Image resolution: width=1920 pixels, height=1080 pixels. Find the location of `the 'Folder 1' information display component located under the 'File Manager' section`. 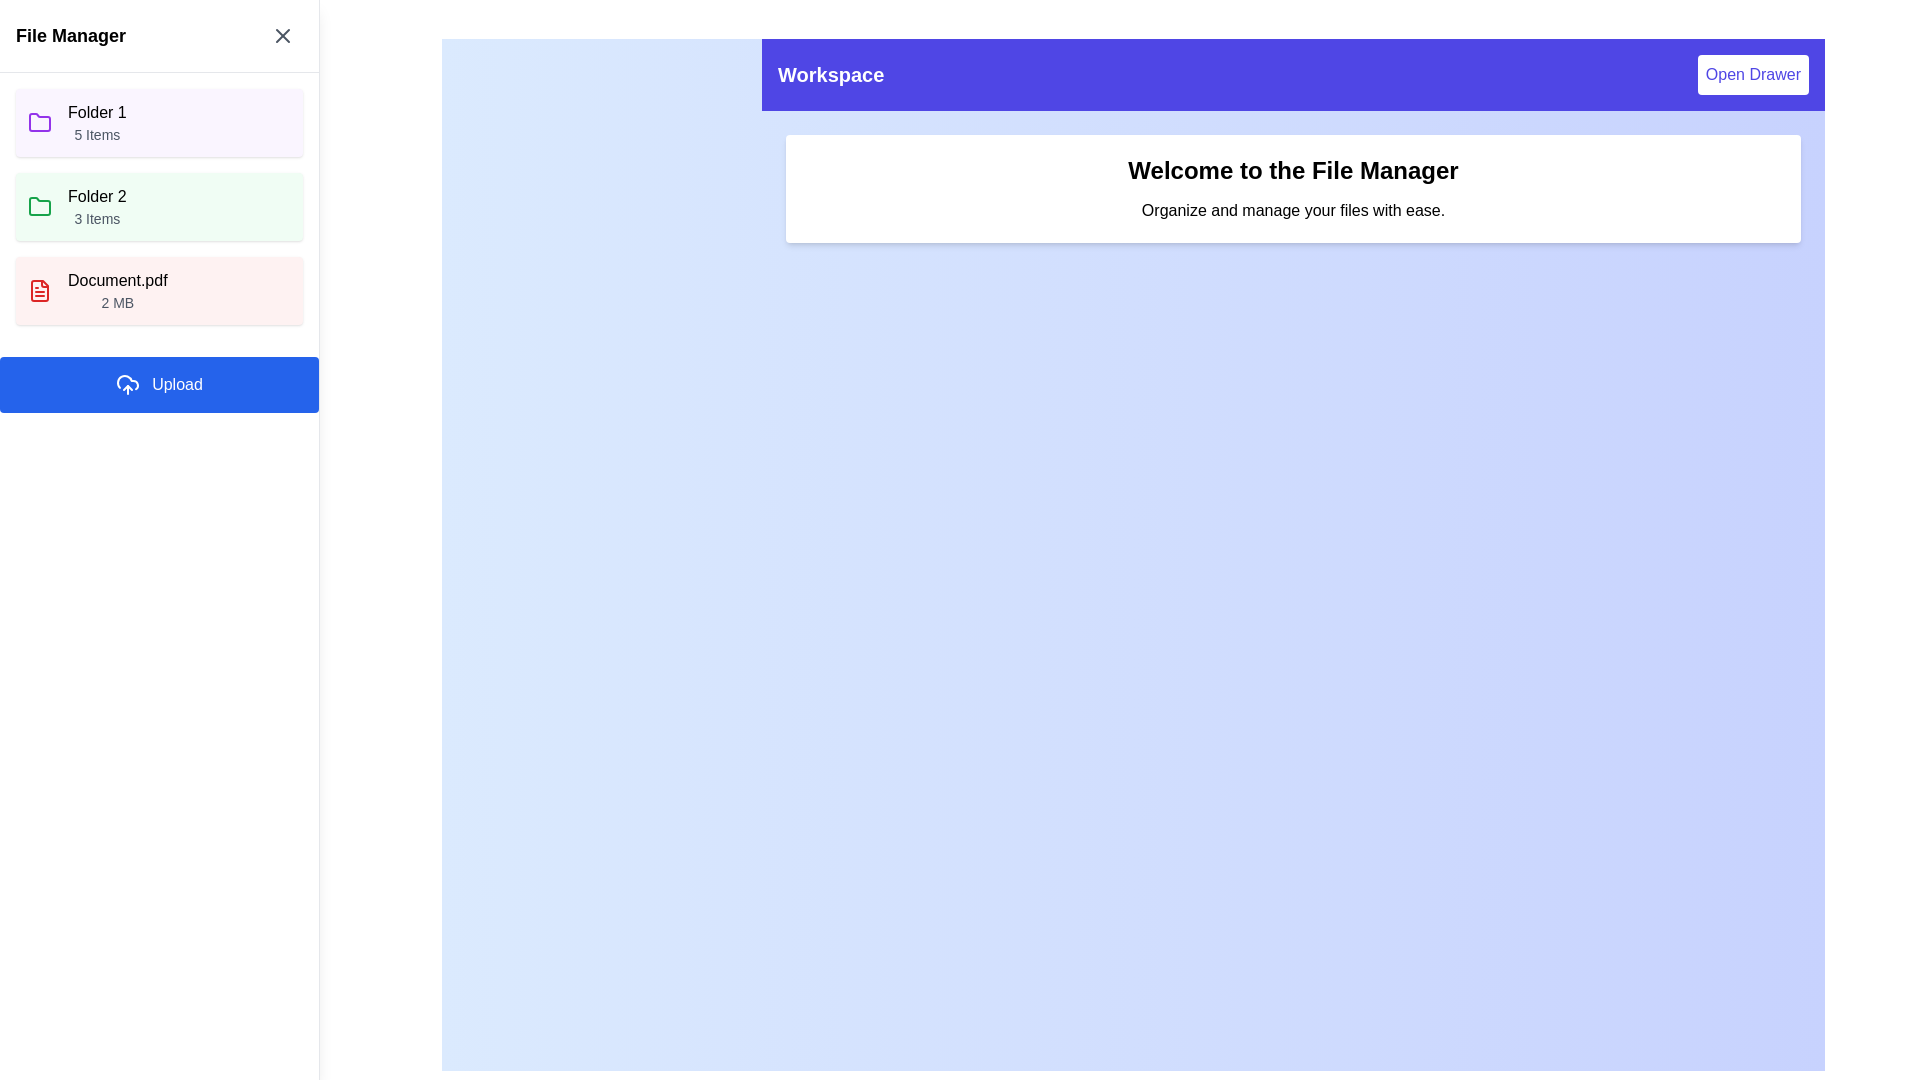

the 'Folder 1' information display component located under the 'File Manager' section is located at coordinates (96, 123).